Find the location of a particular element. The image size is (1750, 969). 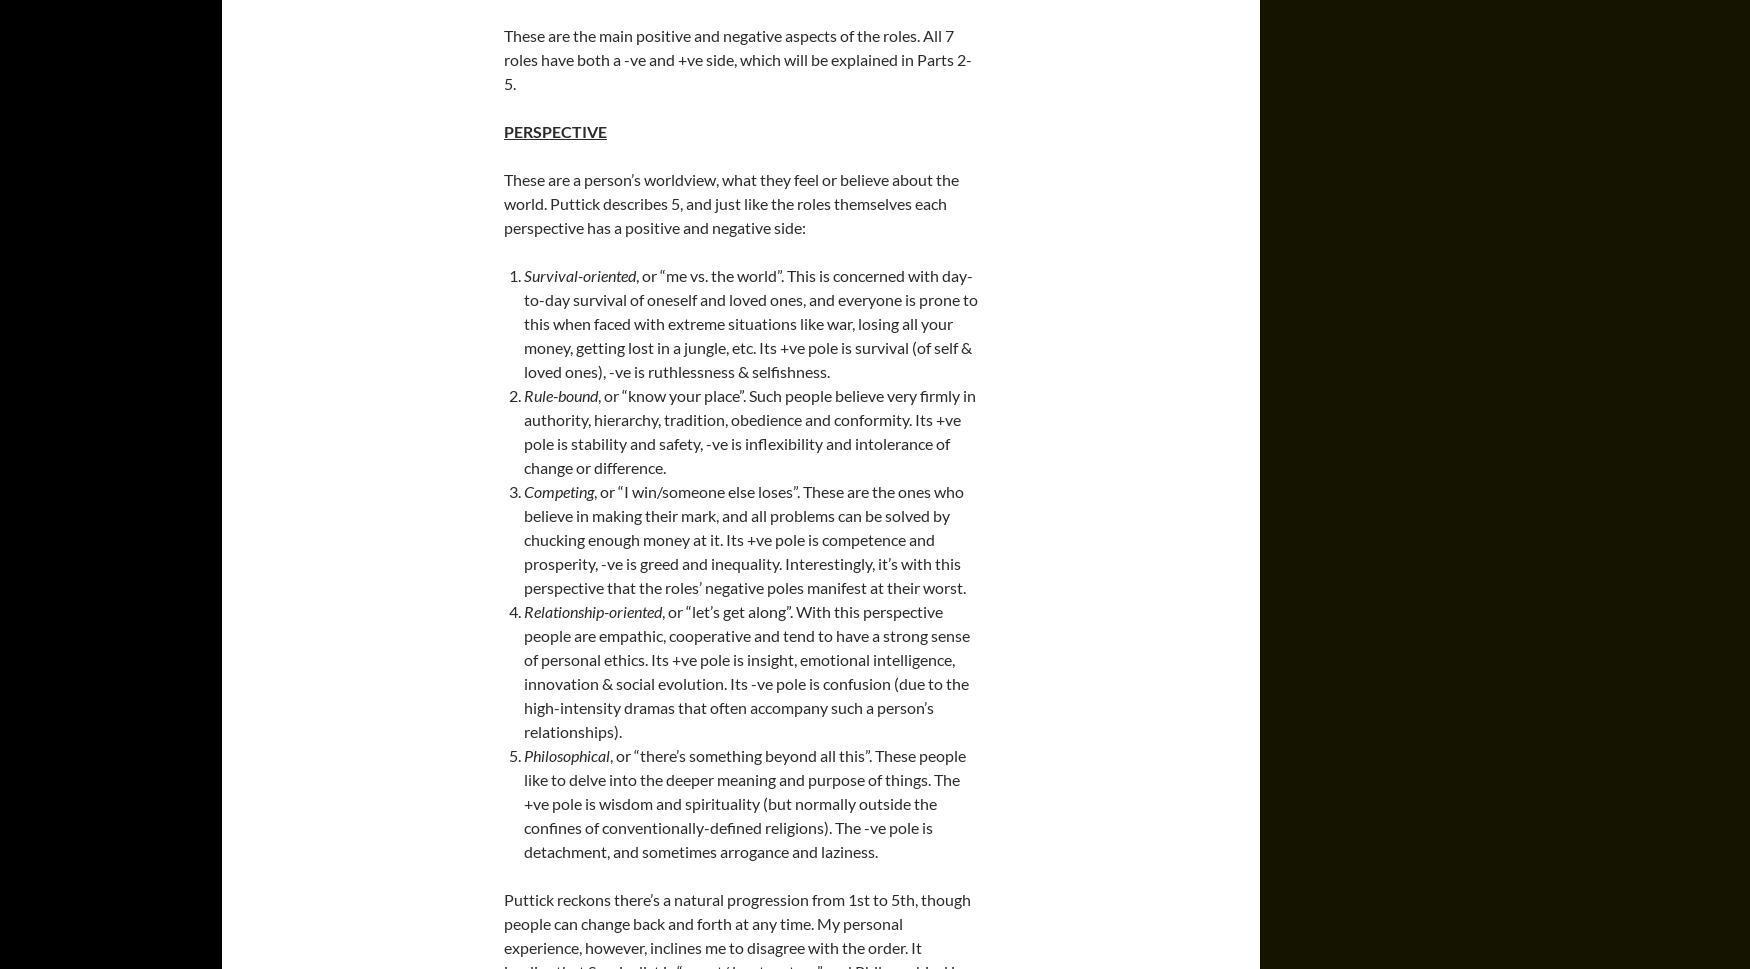

', or “know your place”. Such people believe very firmly in authority, hierarchy, tradition, obedience and conformity. Its +ve pole is stability and safety, -ve is inflexibility and intolerance of change or difference.' is located at coordinates (750, 430).